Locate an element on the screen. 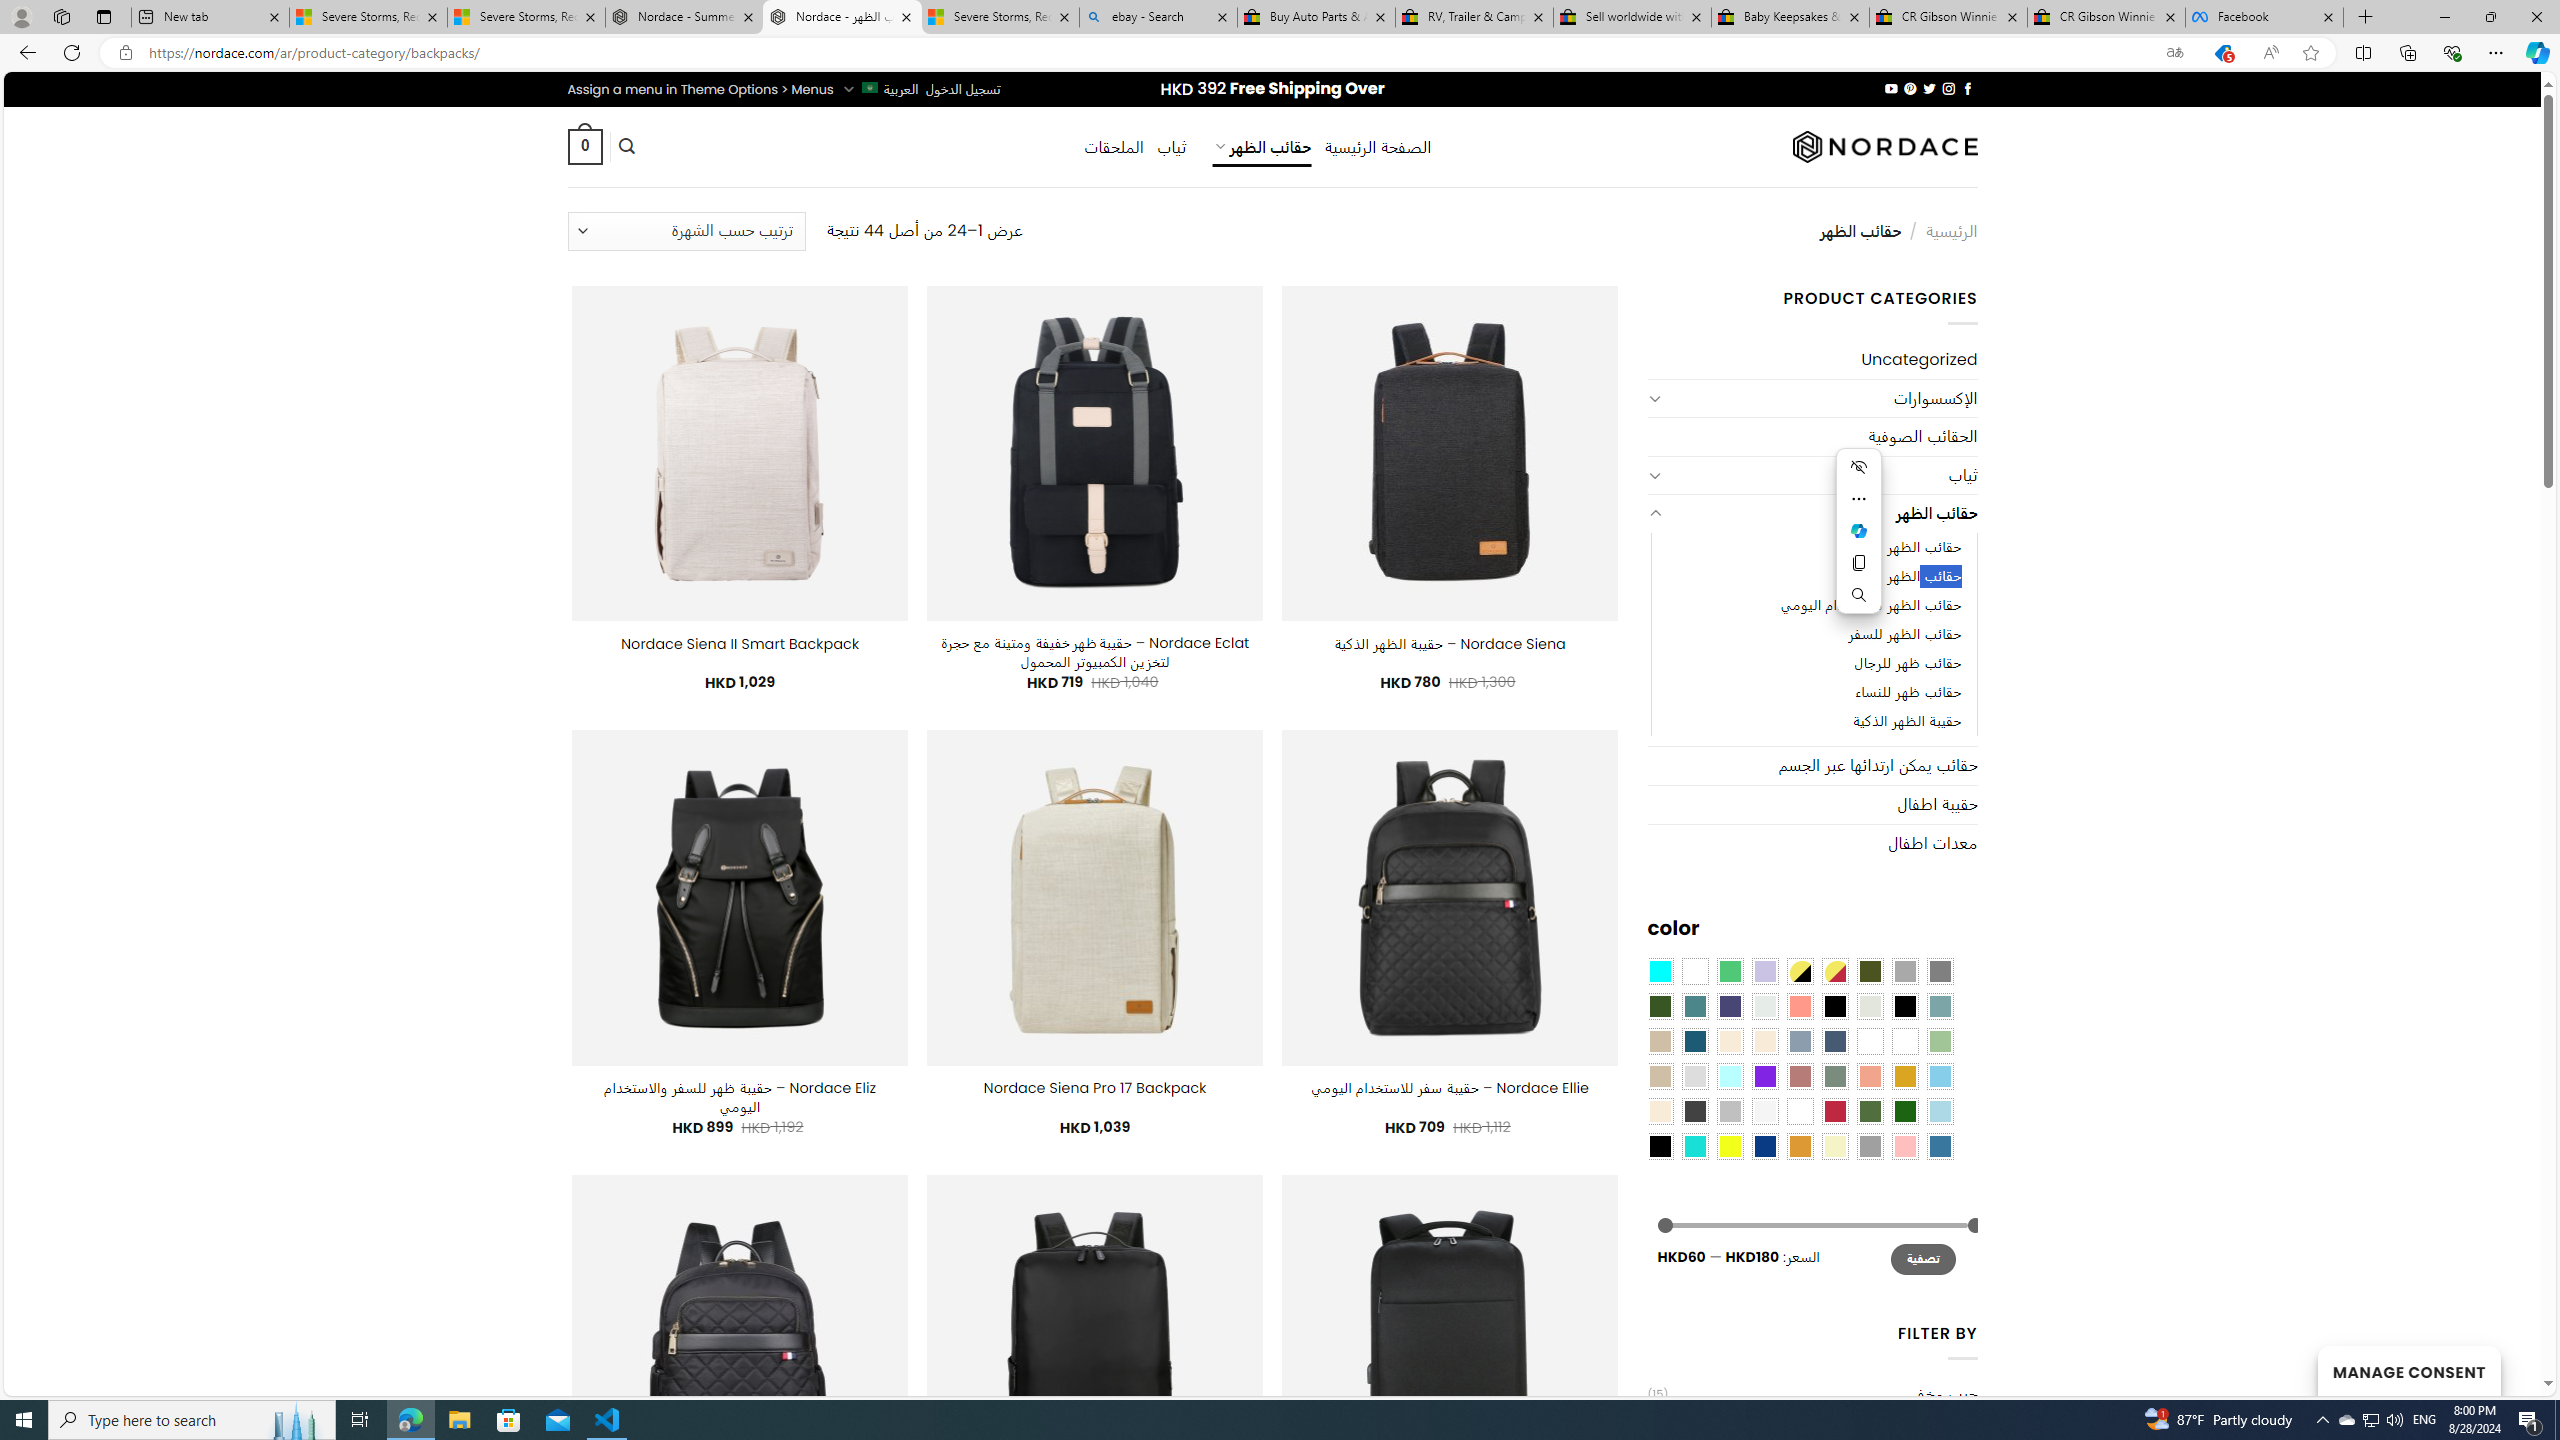 The width and height of the screenshot is (2560, 1440). 'Facebook' is located at coordinates (2263, 16).